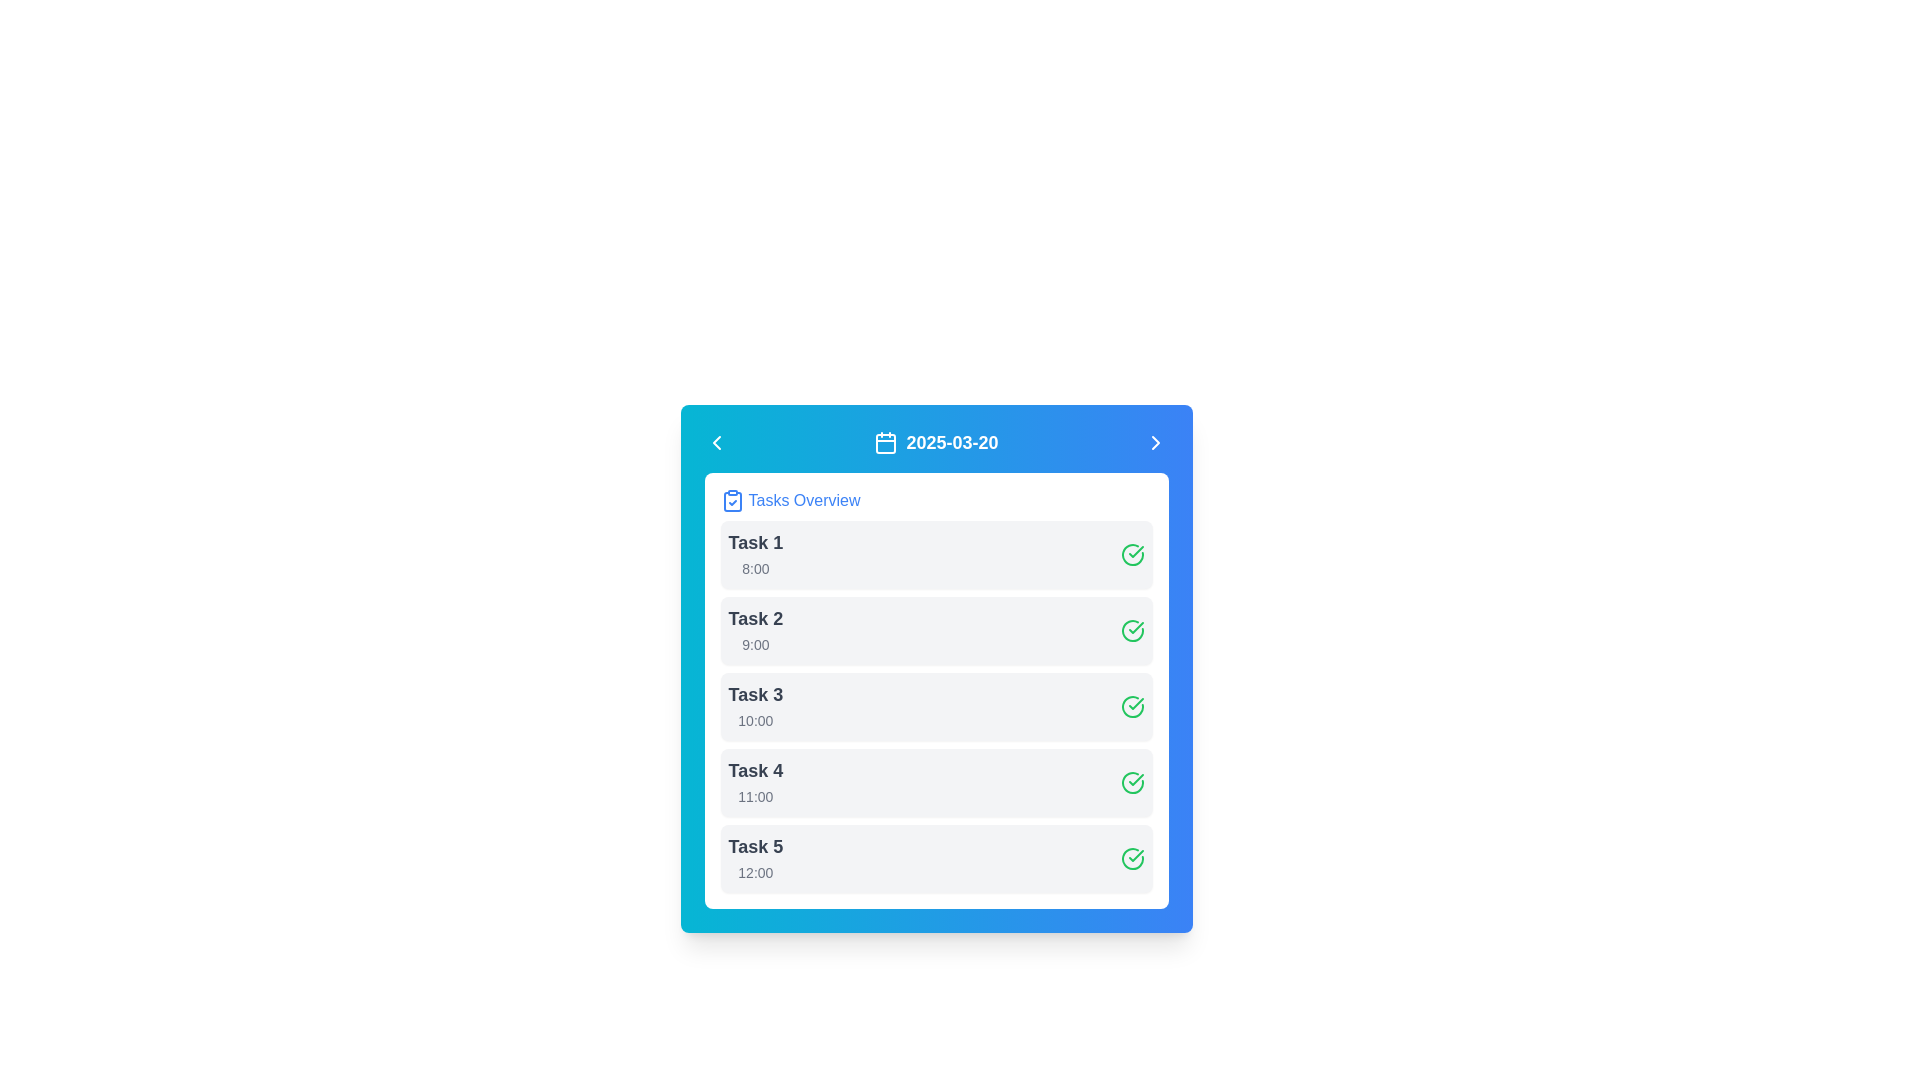 The width and height of the screenshot is (1920, 1080). I want to click on the text label for 'Task 3' scheduled for '10:00', which is the third item in a vertically arranged list, so click(754, 705).